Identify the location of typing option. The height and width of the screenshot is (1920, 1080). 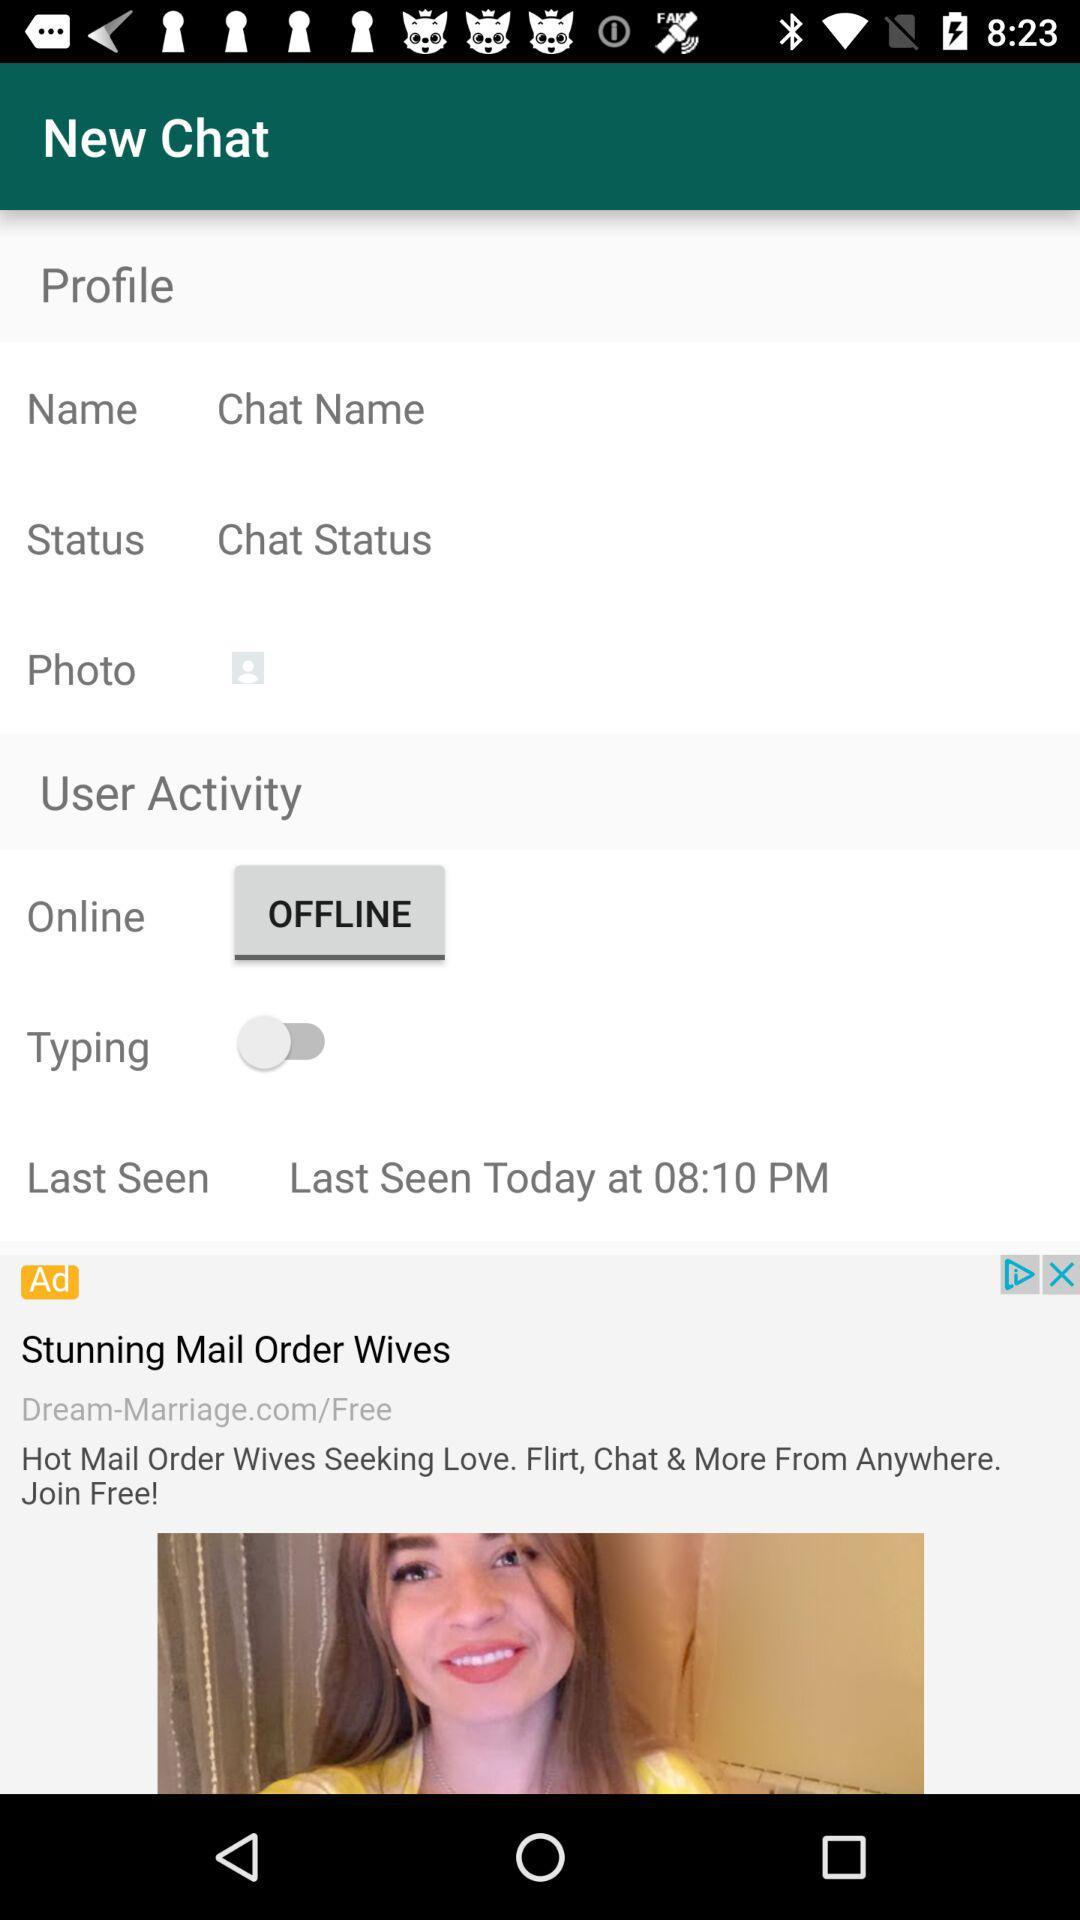
(290, 1040).